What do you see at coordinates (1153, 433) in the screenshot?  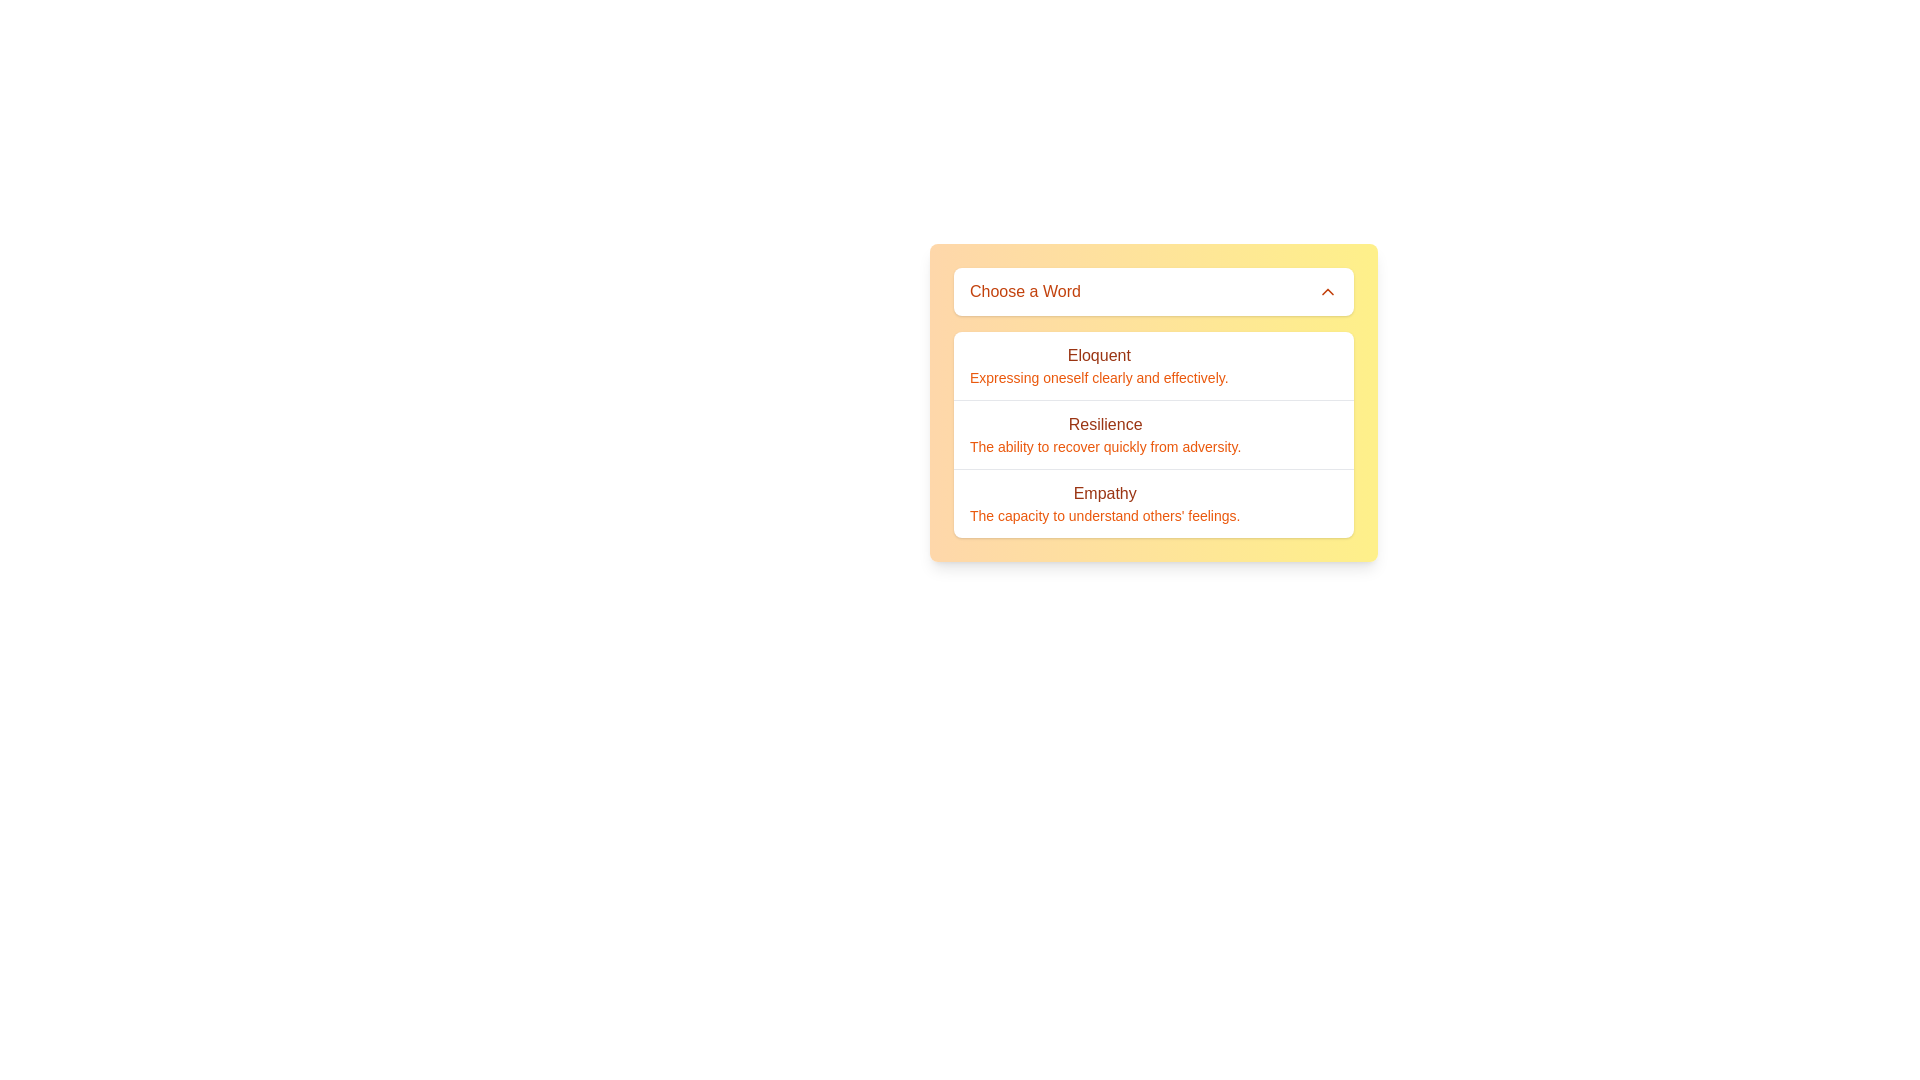 I see `the selectable list item labeled 'Resilience' which is the second item` at bounding box center [1153, 433].